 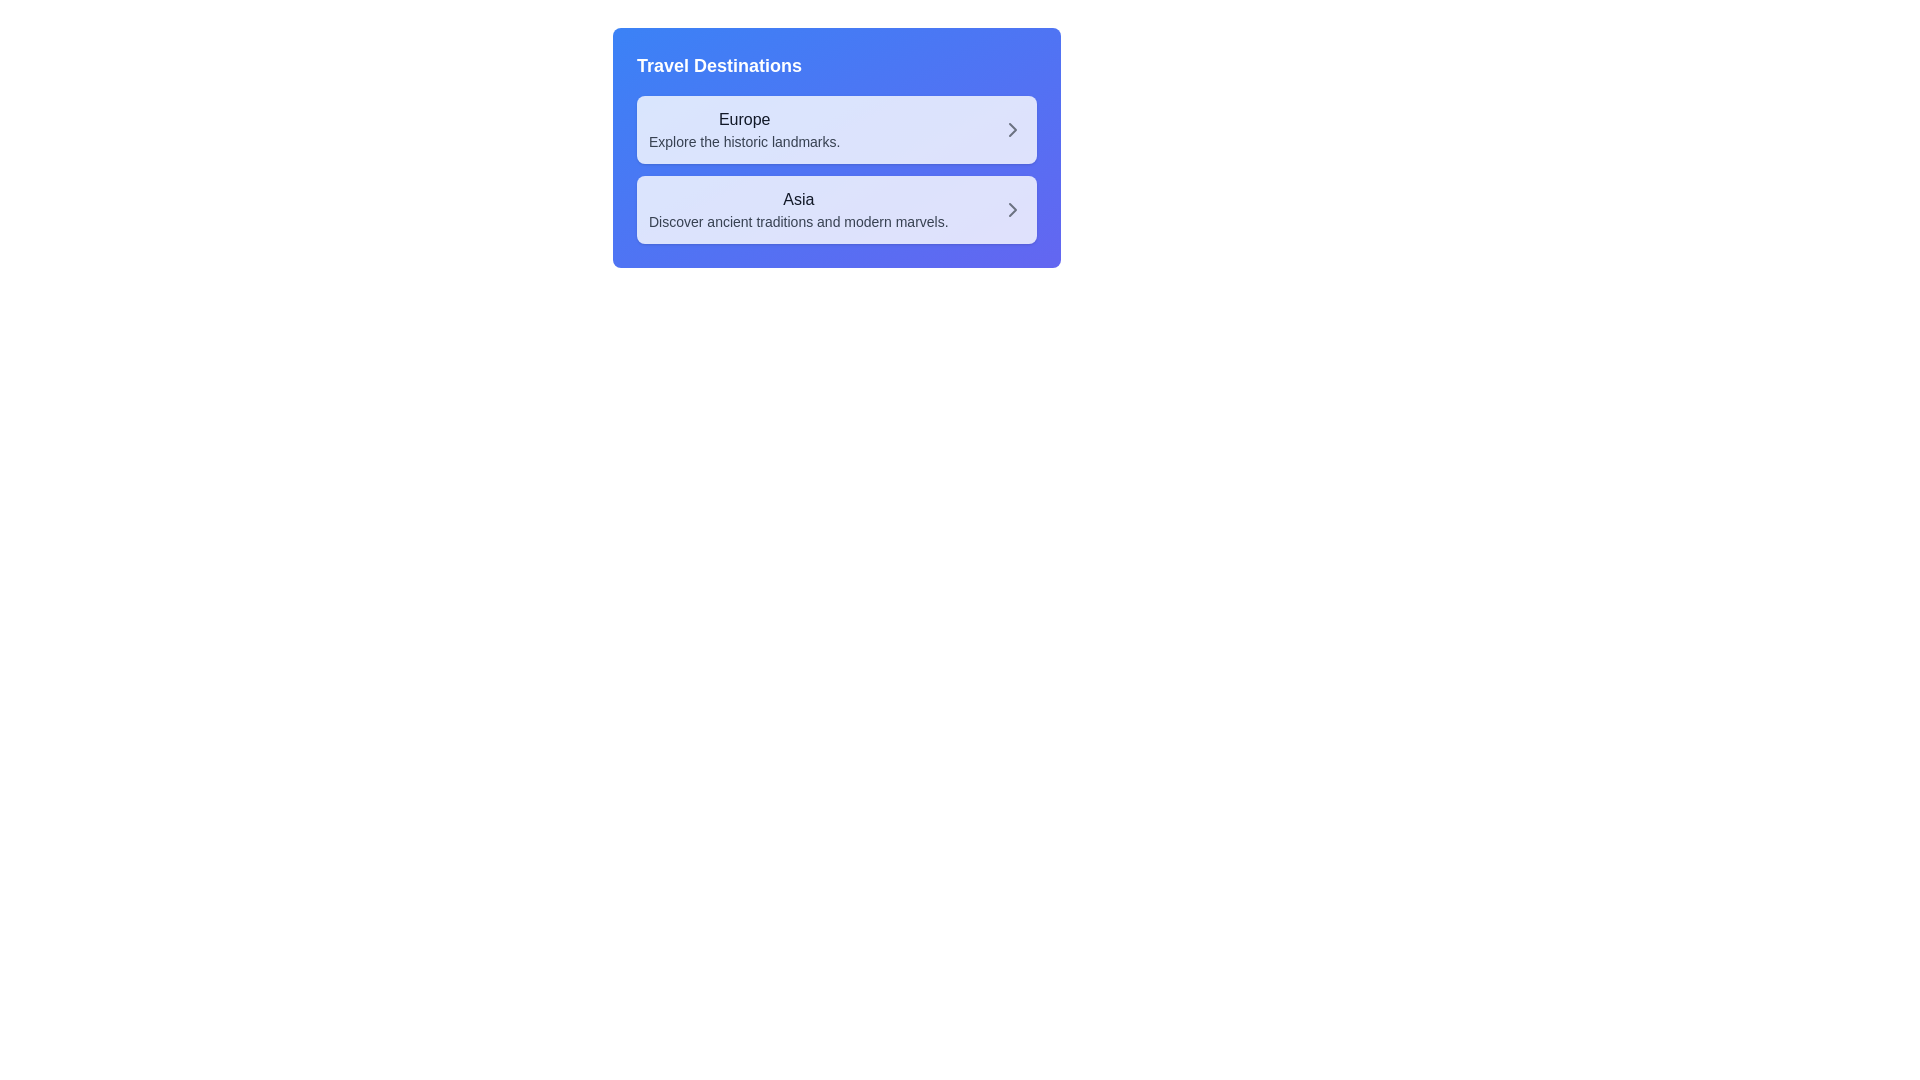 I want to click on static informational label about the travel destination 'Europe' which includes the heading and subtext 'Explore the historic landmarks.', so click(x=743, y=130).